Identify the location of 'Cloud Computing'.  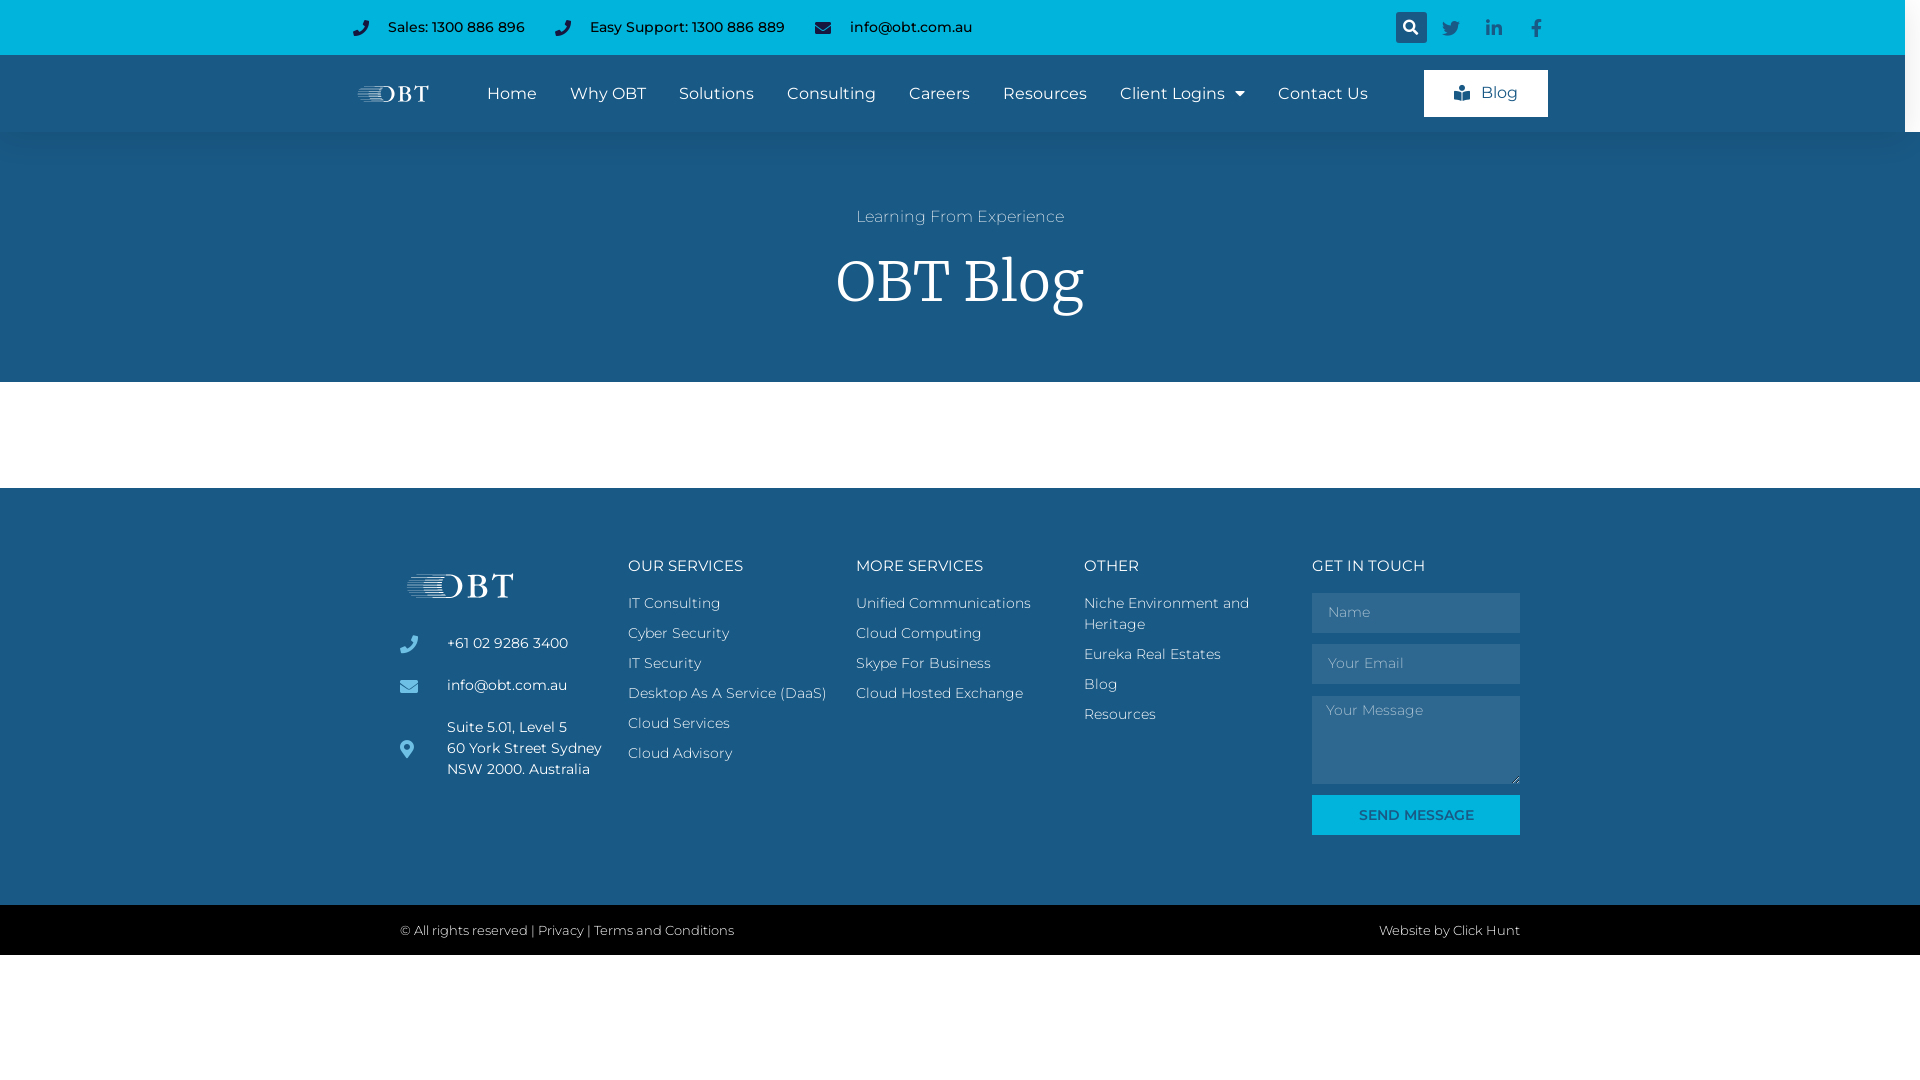
(960, 633).